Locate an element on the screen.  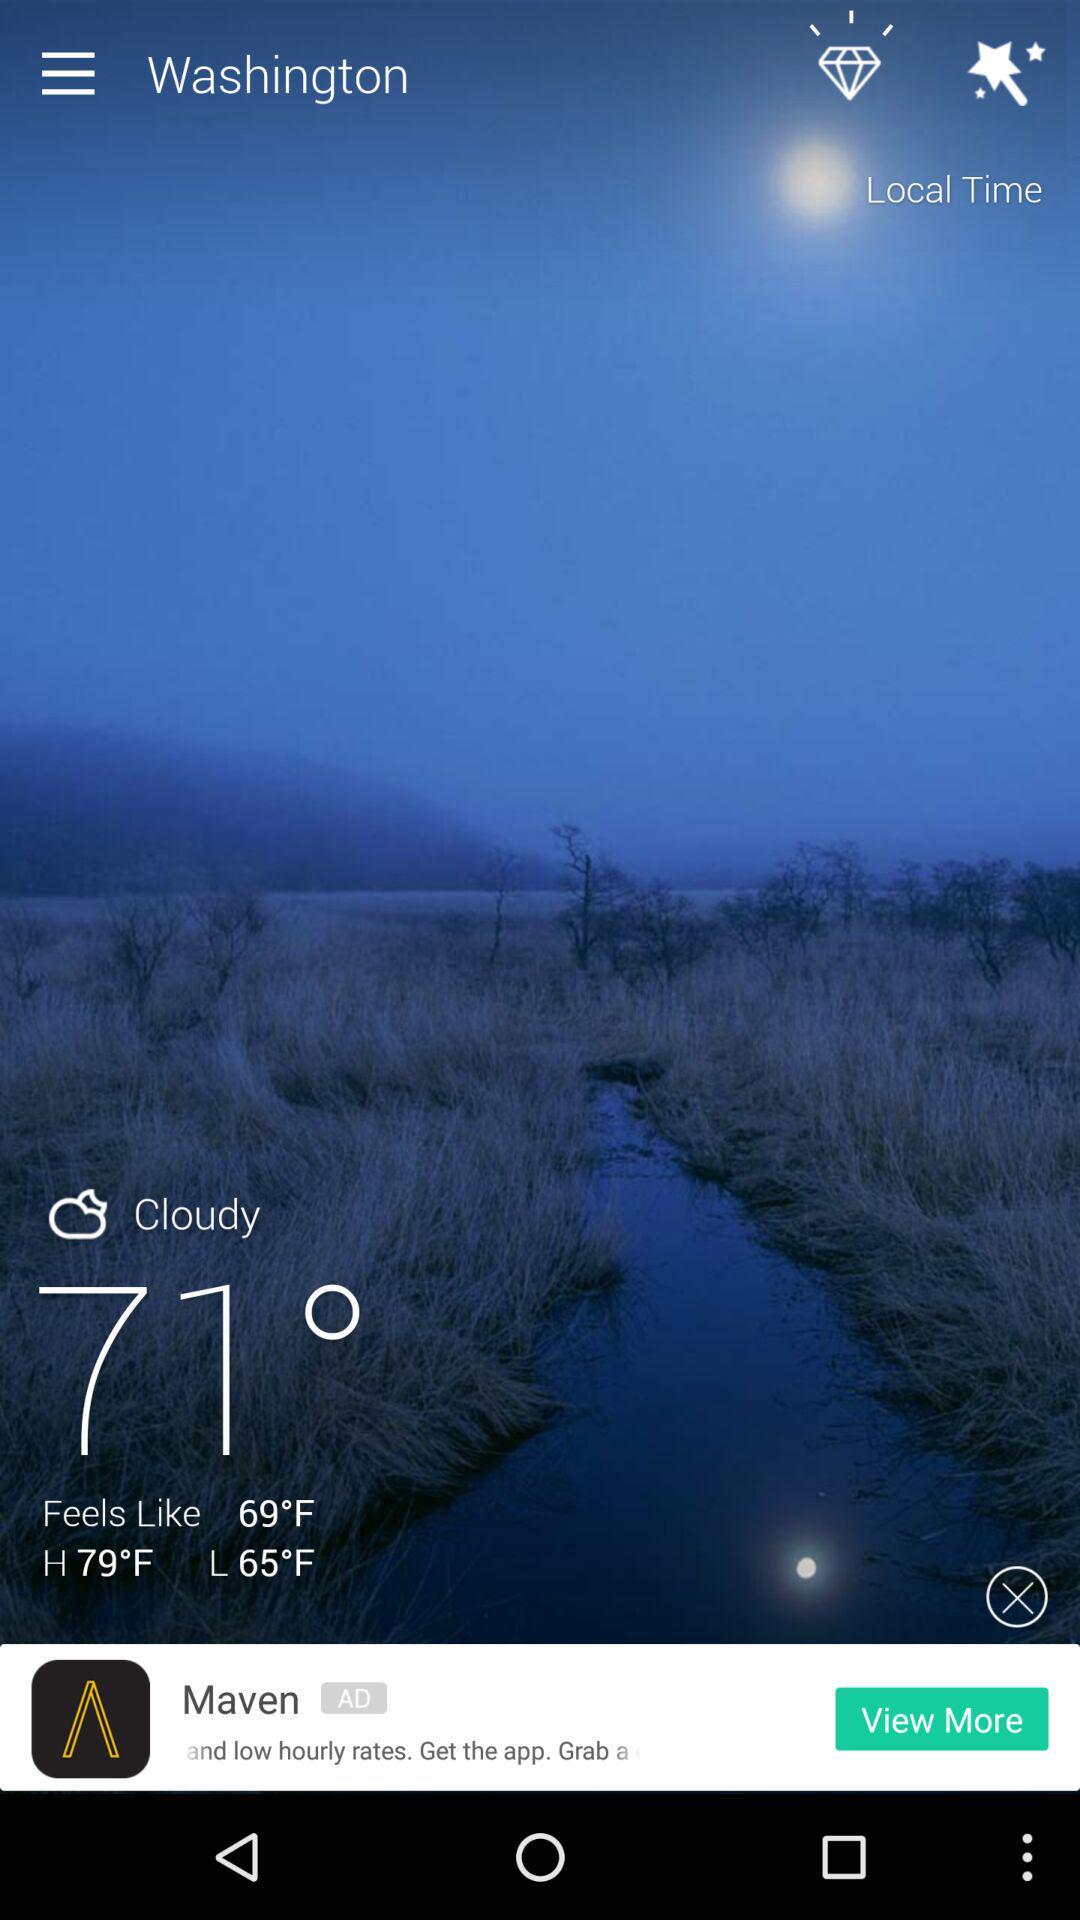
the menu icon is located at coordinates (72, 78).